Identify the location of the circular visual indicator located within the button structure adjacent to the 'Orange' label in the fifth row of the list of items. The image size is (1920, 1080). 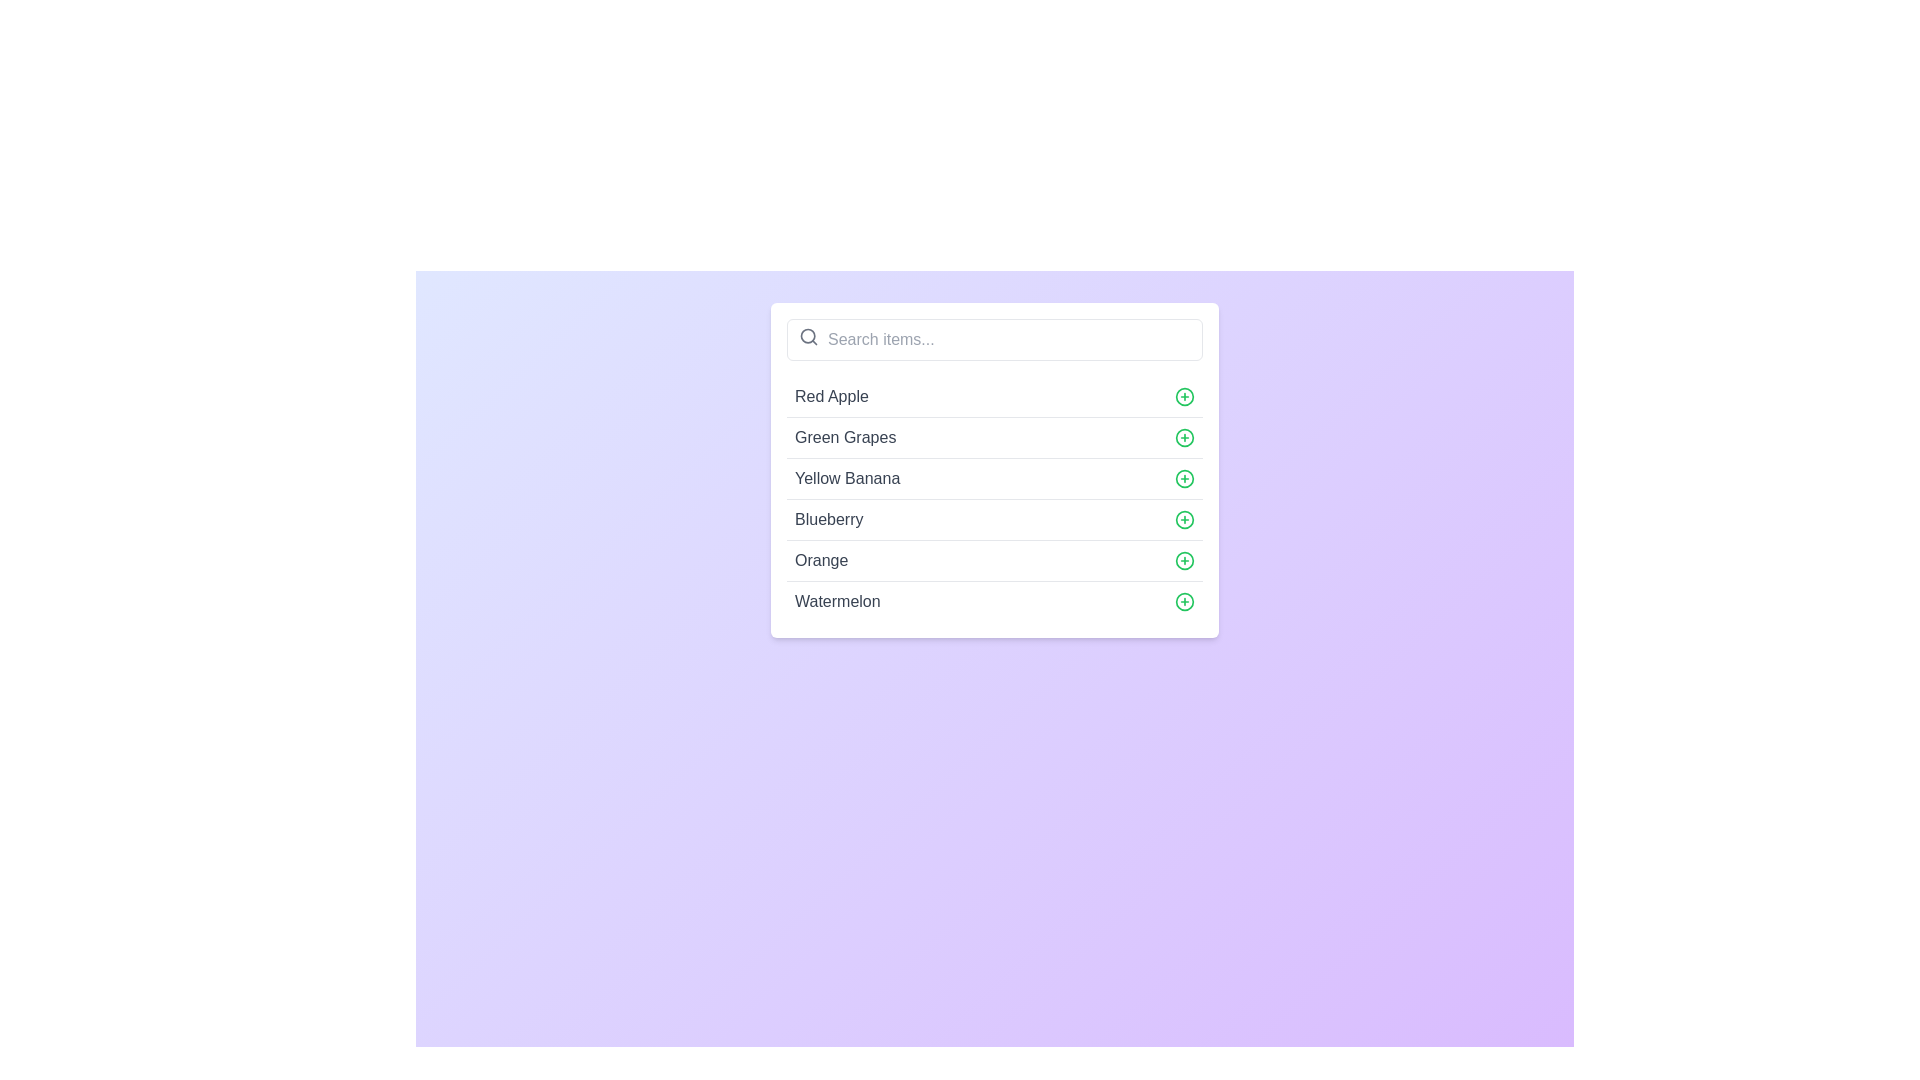
(1185, 560).